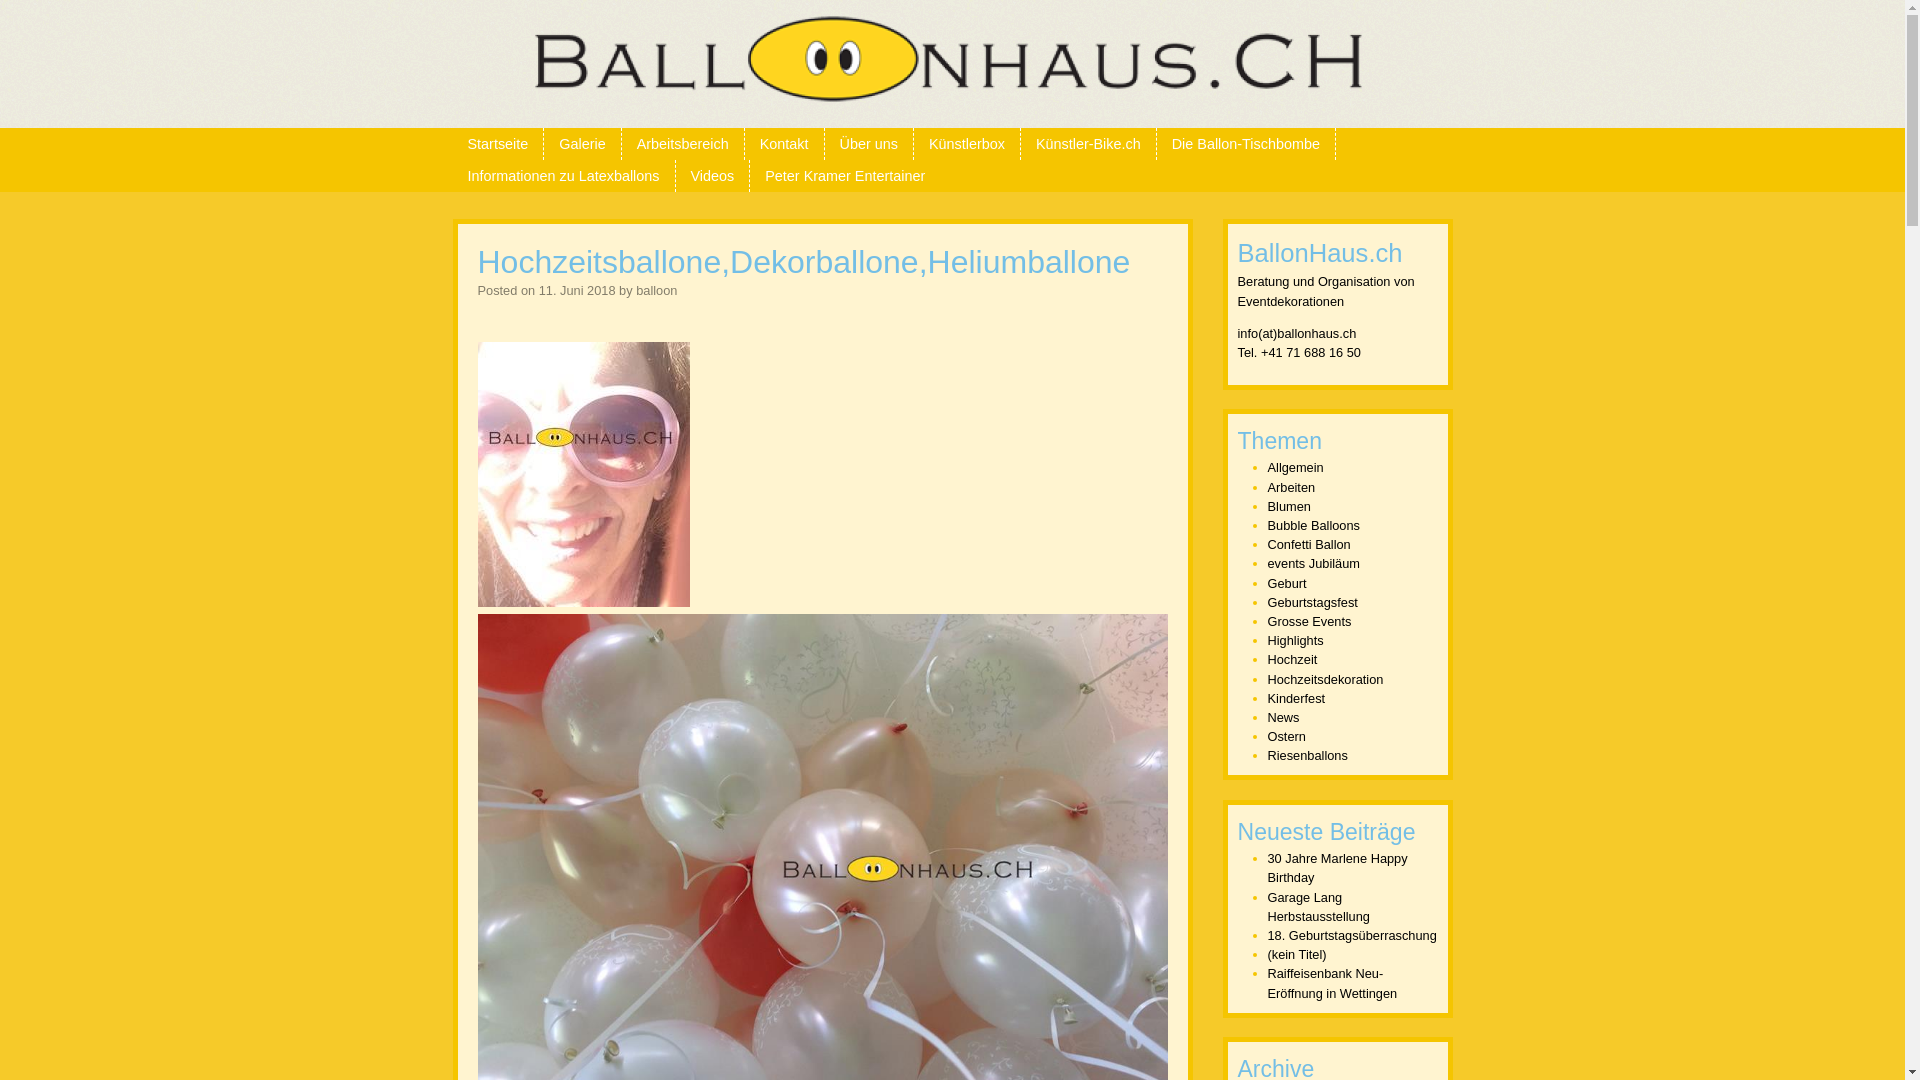 Image resolution: width=1920 pixels, height=1080 pixels. Describe the element at coordinates (844, 175) in the screenshot. I see `'Peter Kramer Entertainer'` at that location.